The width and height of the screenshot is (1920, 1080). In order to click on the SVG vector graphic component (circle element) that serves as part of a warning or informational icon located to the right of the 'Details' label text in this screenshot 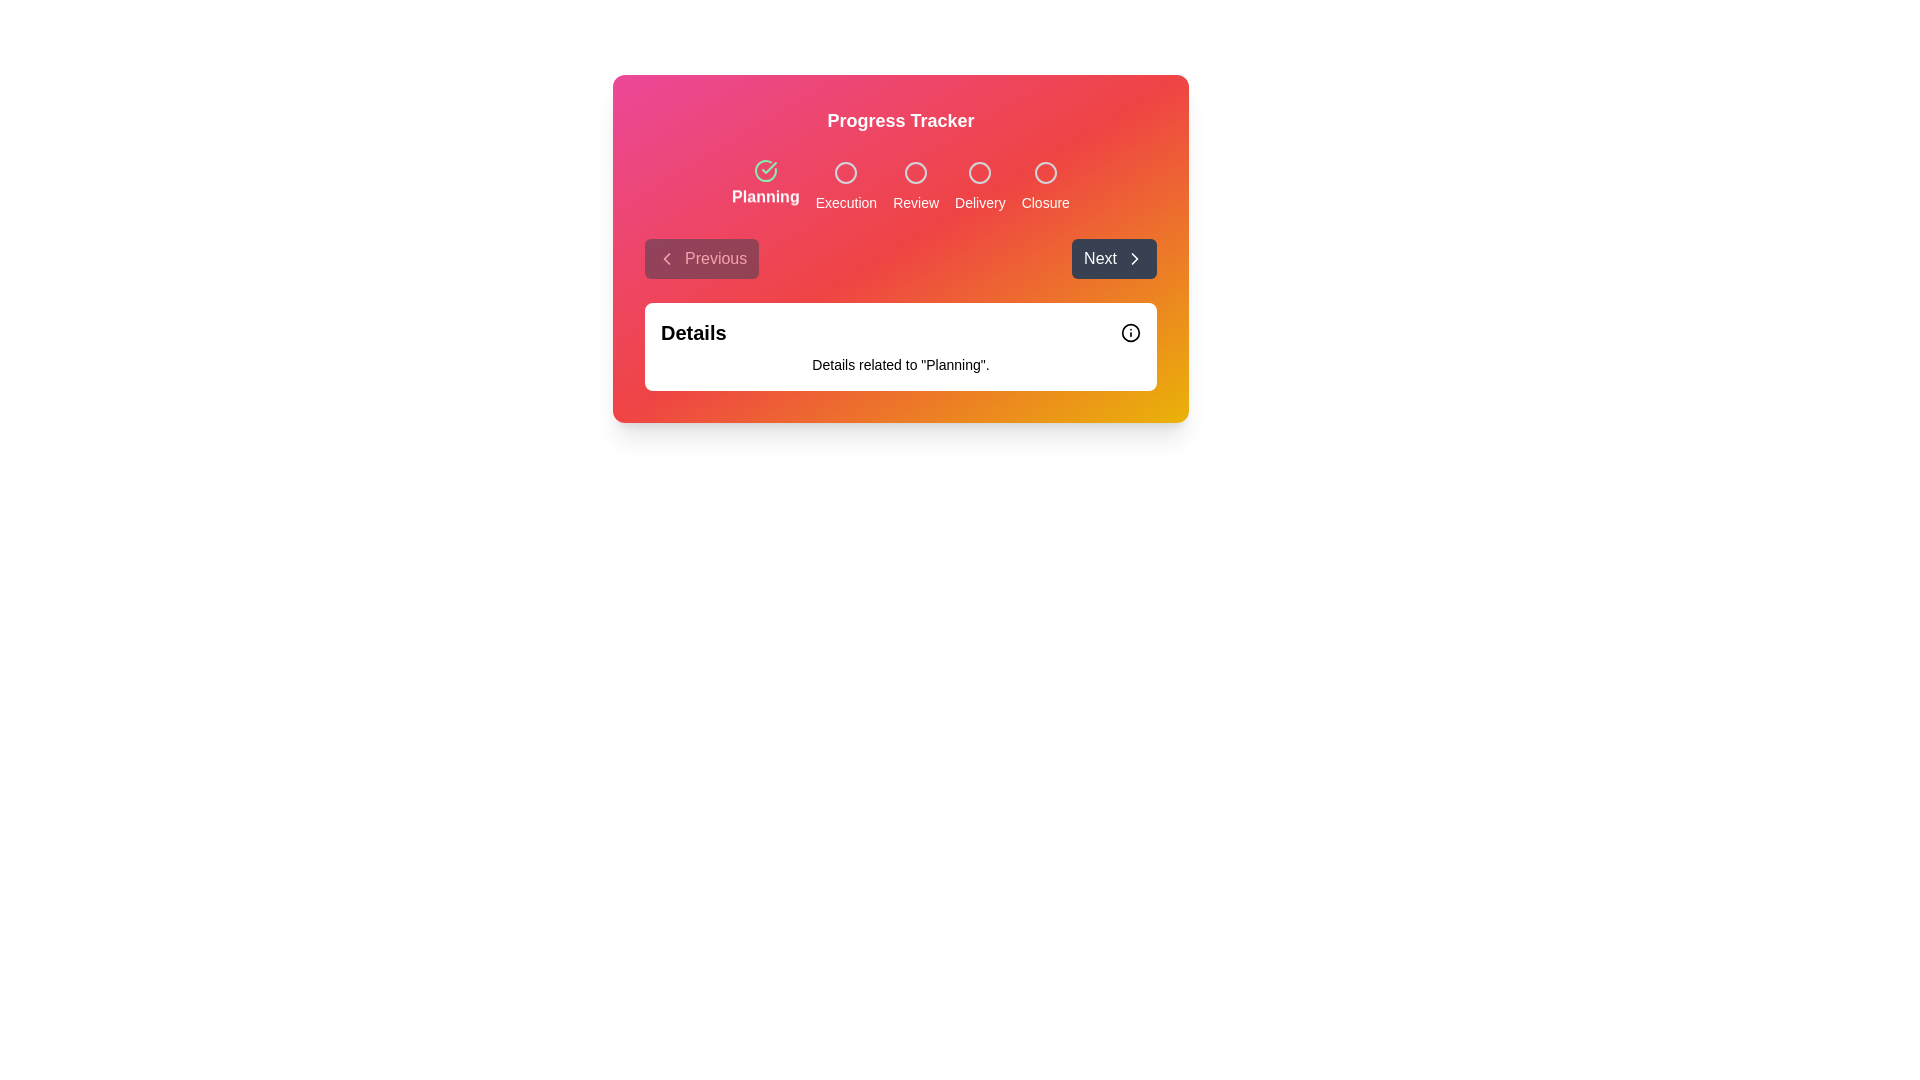, I will do `click(1131, 331)`.